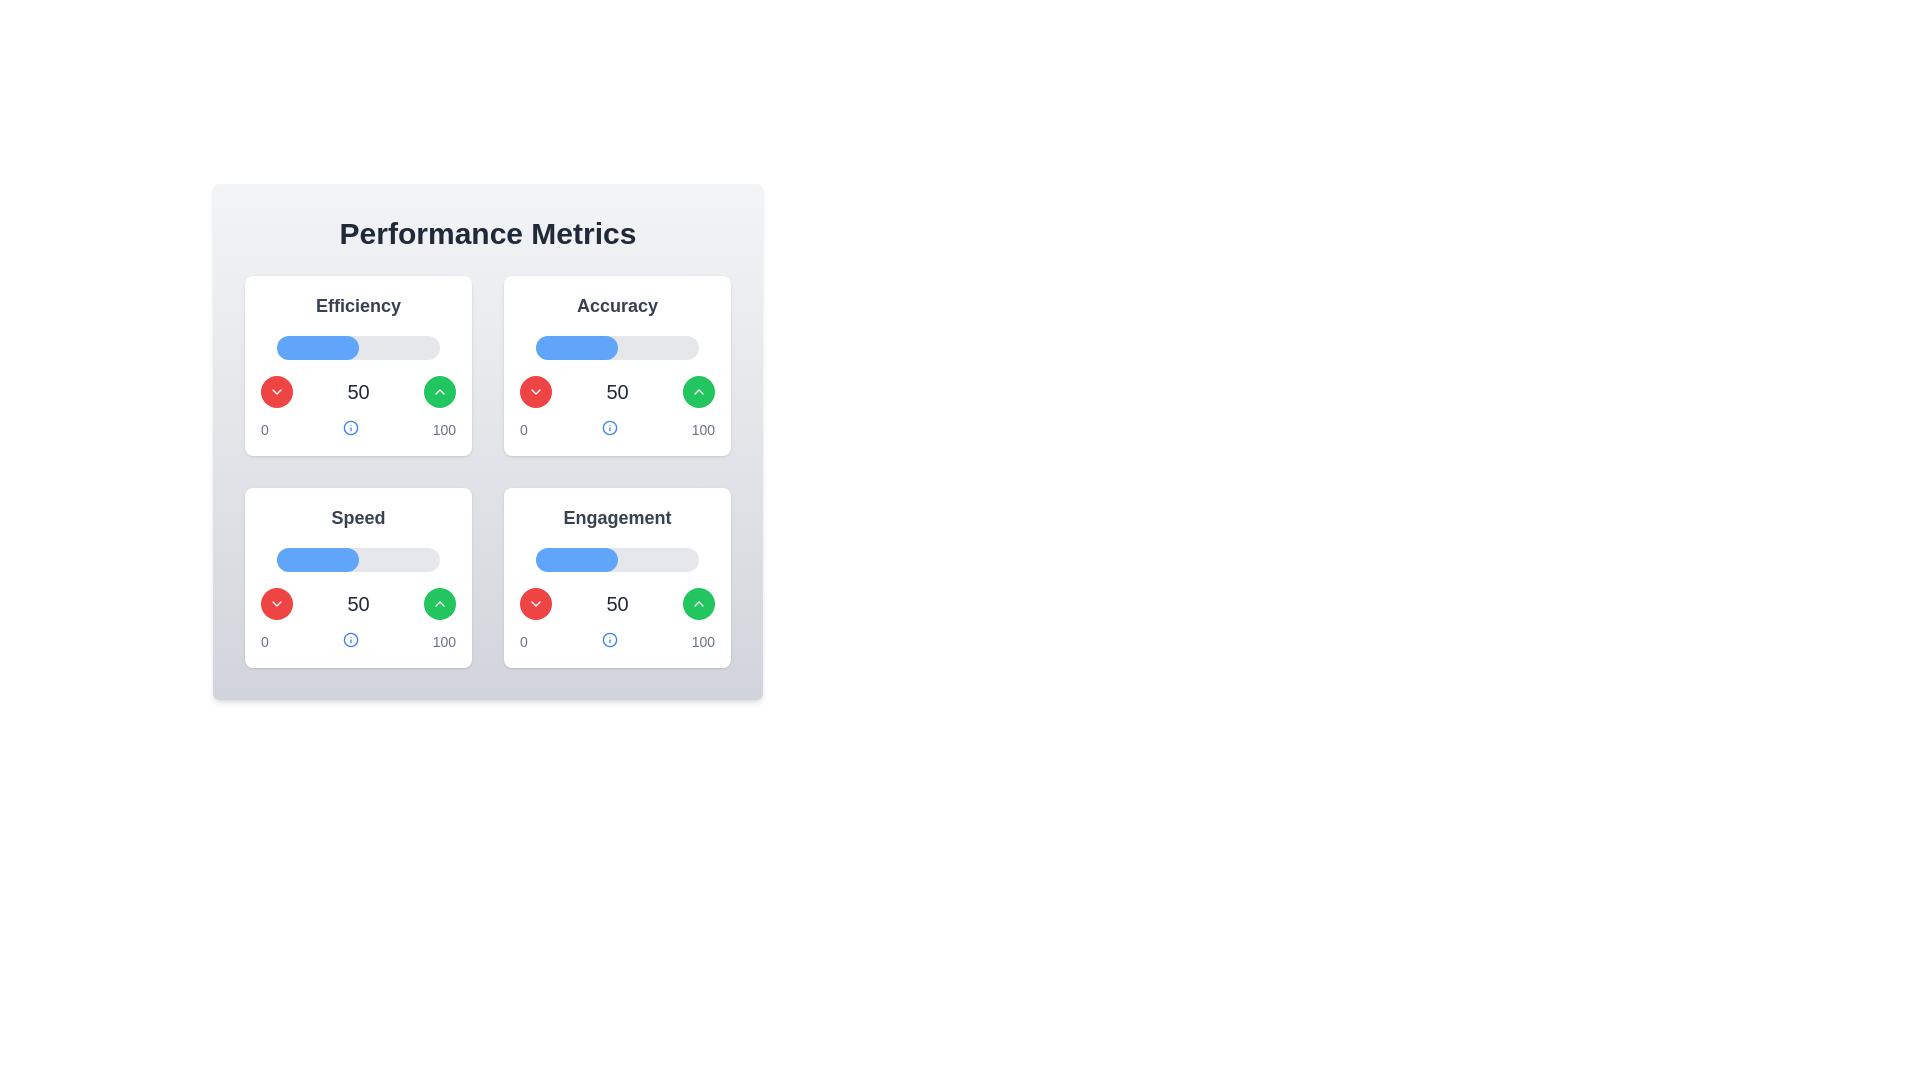  What do you see at coordinates (439, 603) in the screenshot?
I see `the circular green button with a white chevron icon pointing upwards, located to the right of a red button and a numeric value '50' in the bottom-right quadrant under the 'Engagement' section` at bounding box center [439, 603].